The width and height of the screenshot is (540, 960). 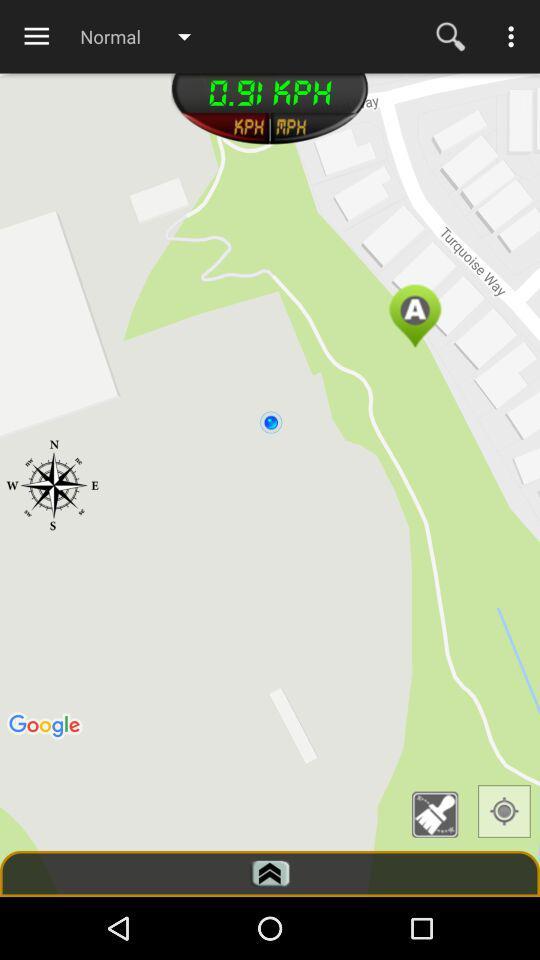 What do you see at coordinates (441, 815) in the screenshot?
I see `paint icon` at bounding box center [441, 815].